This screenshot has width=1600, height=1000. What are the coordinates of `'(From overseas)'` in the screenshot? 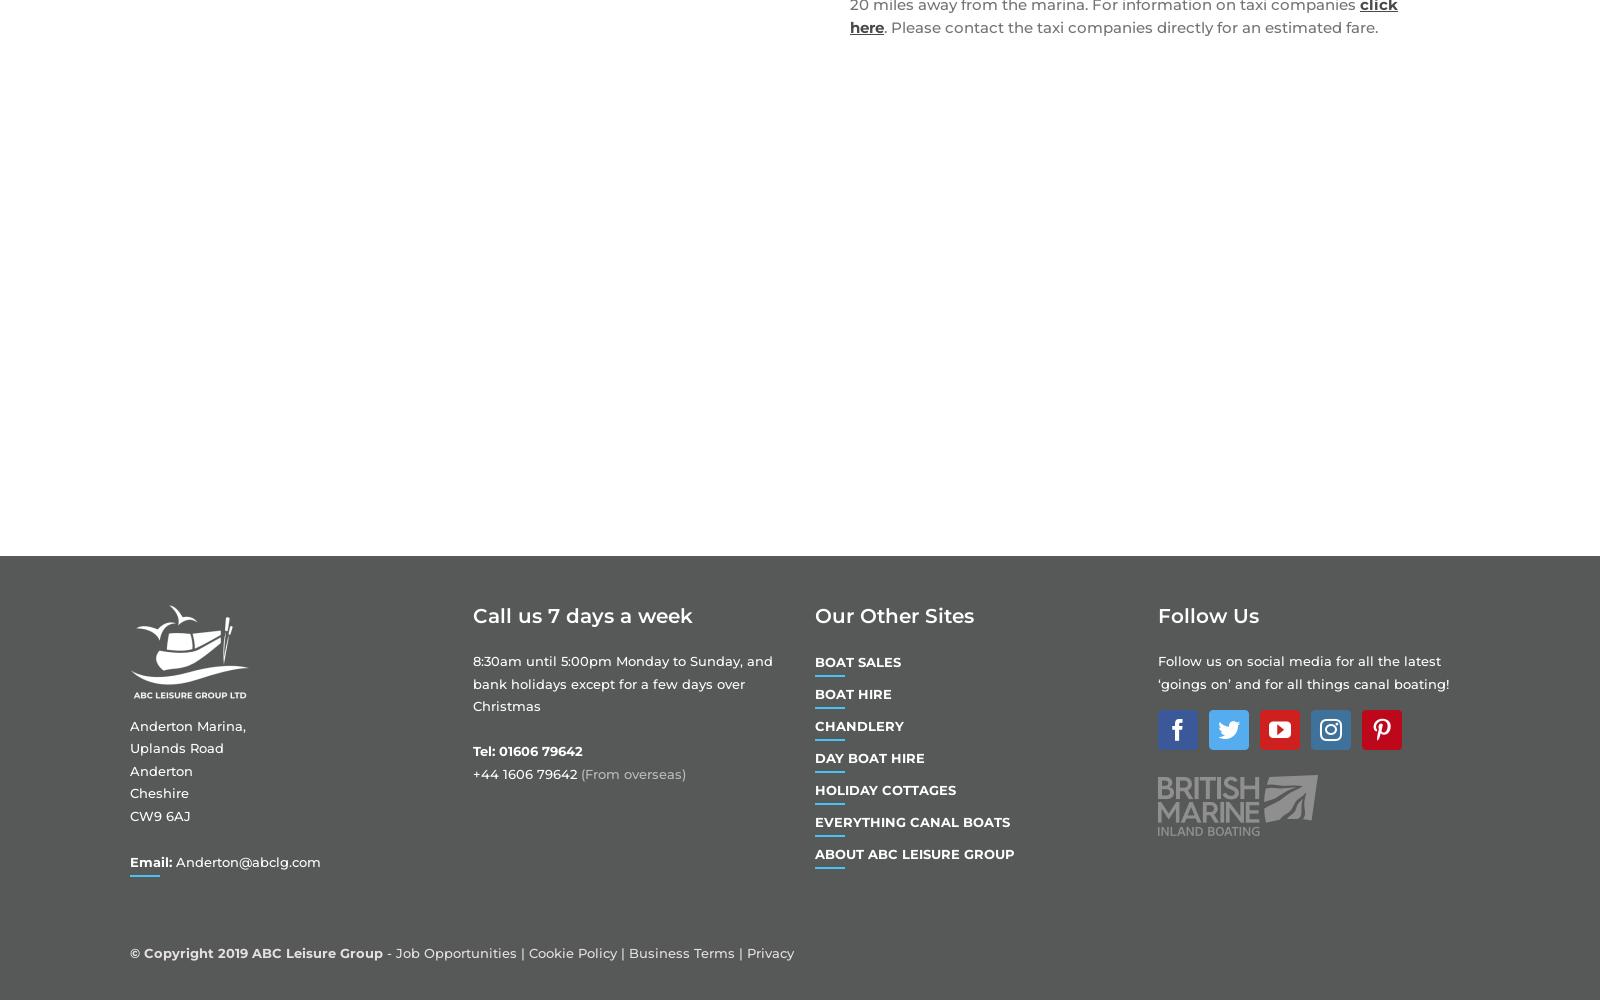 It's located at (579, 774).